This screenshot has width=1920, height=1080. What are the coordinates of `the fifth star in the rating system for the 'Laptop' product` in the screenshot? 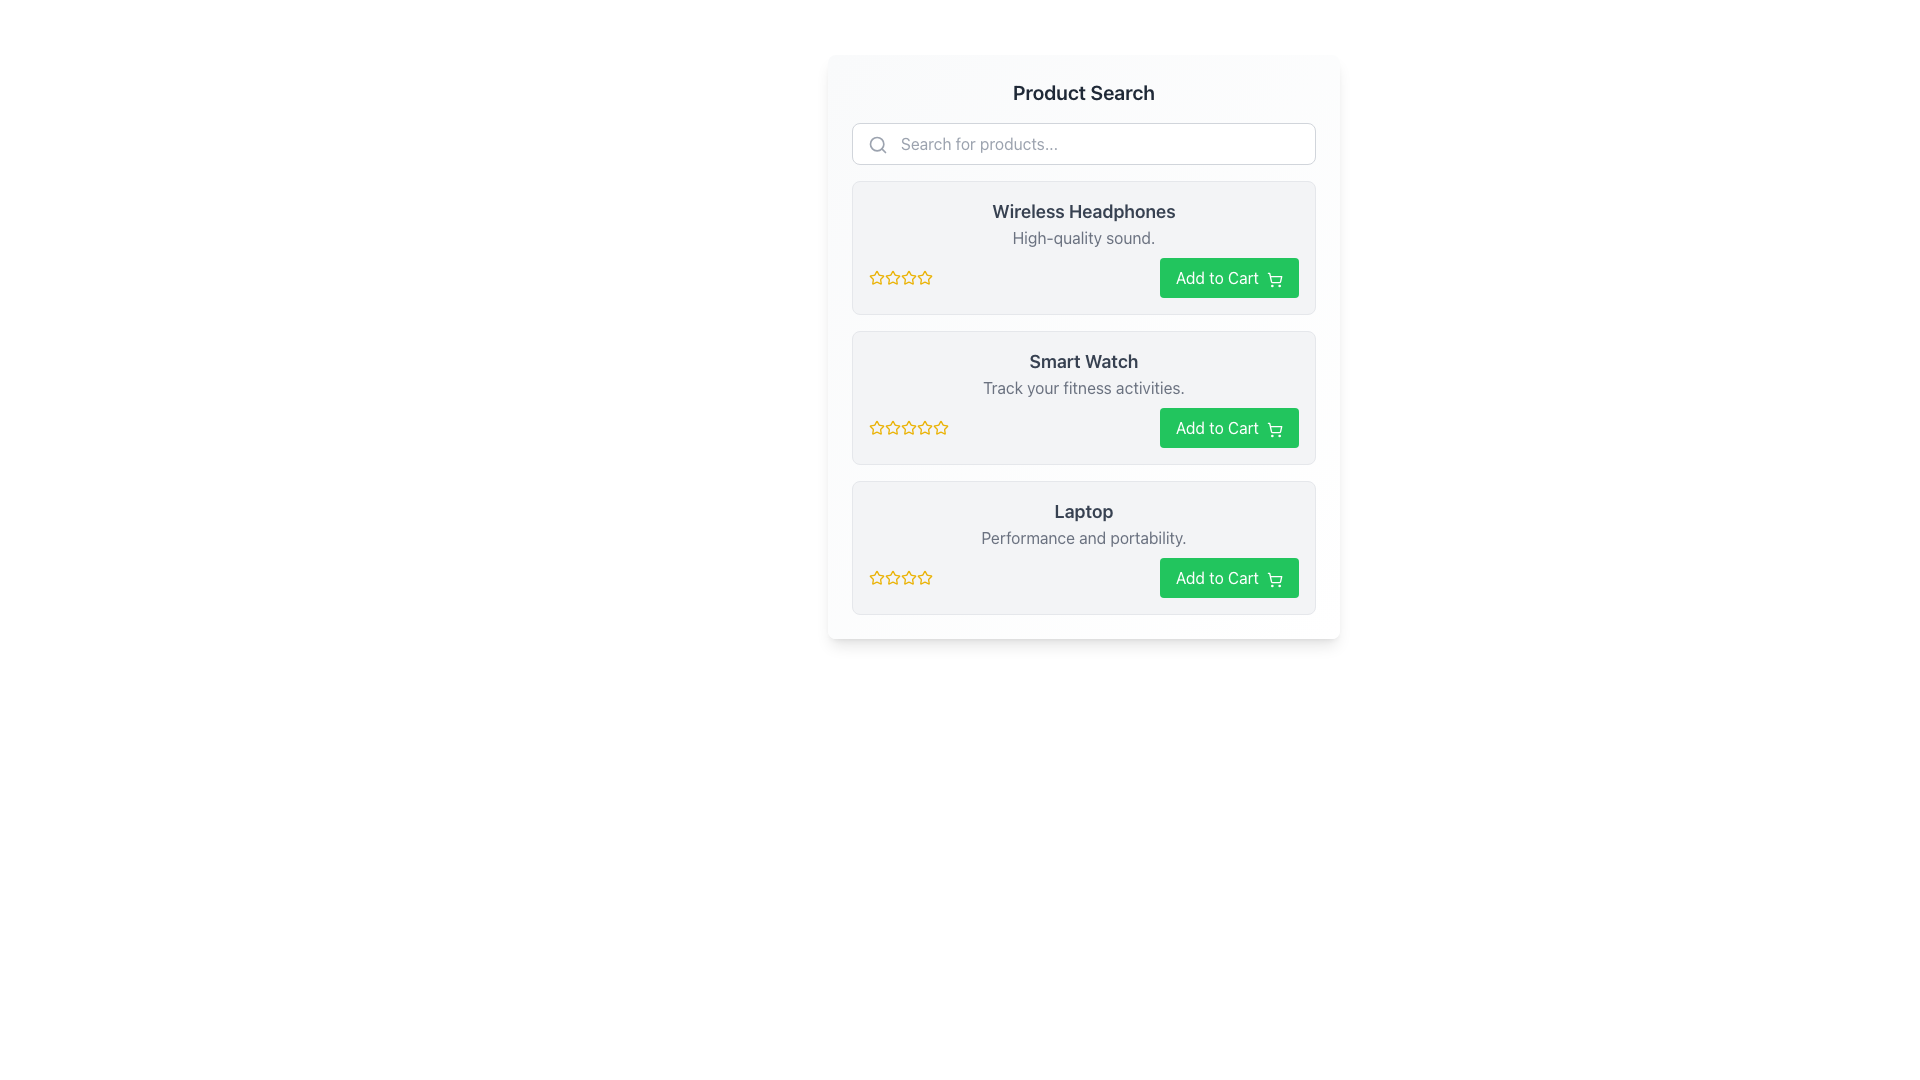 It's located at (907, 578).